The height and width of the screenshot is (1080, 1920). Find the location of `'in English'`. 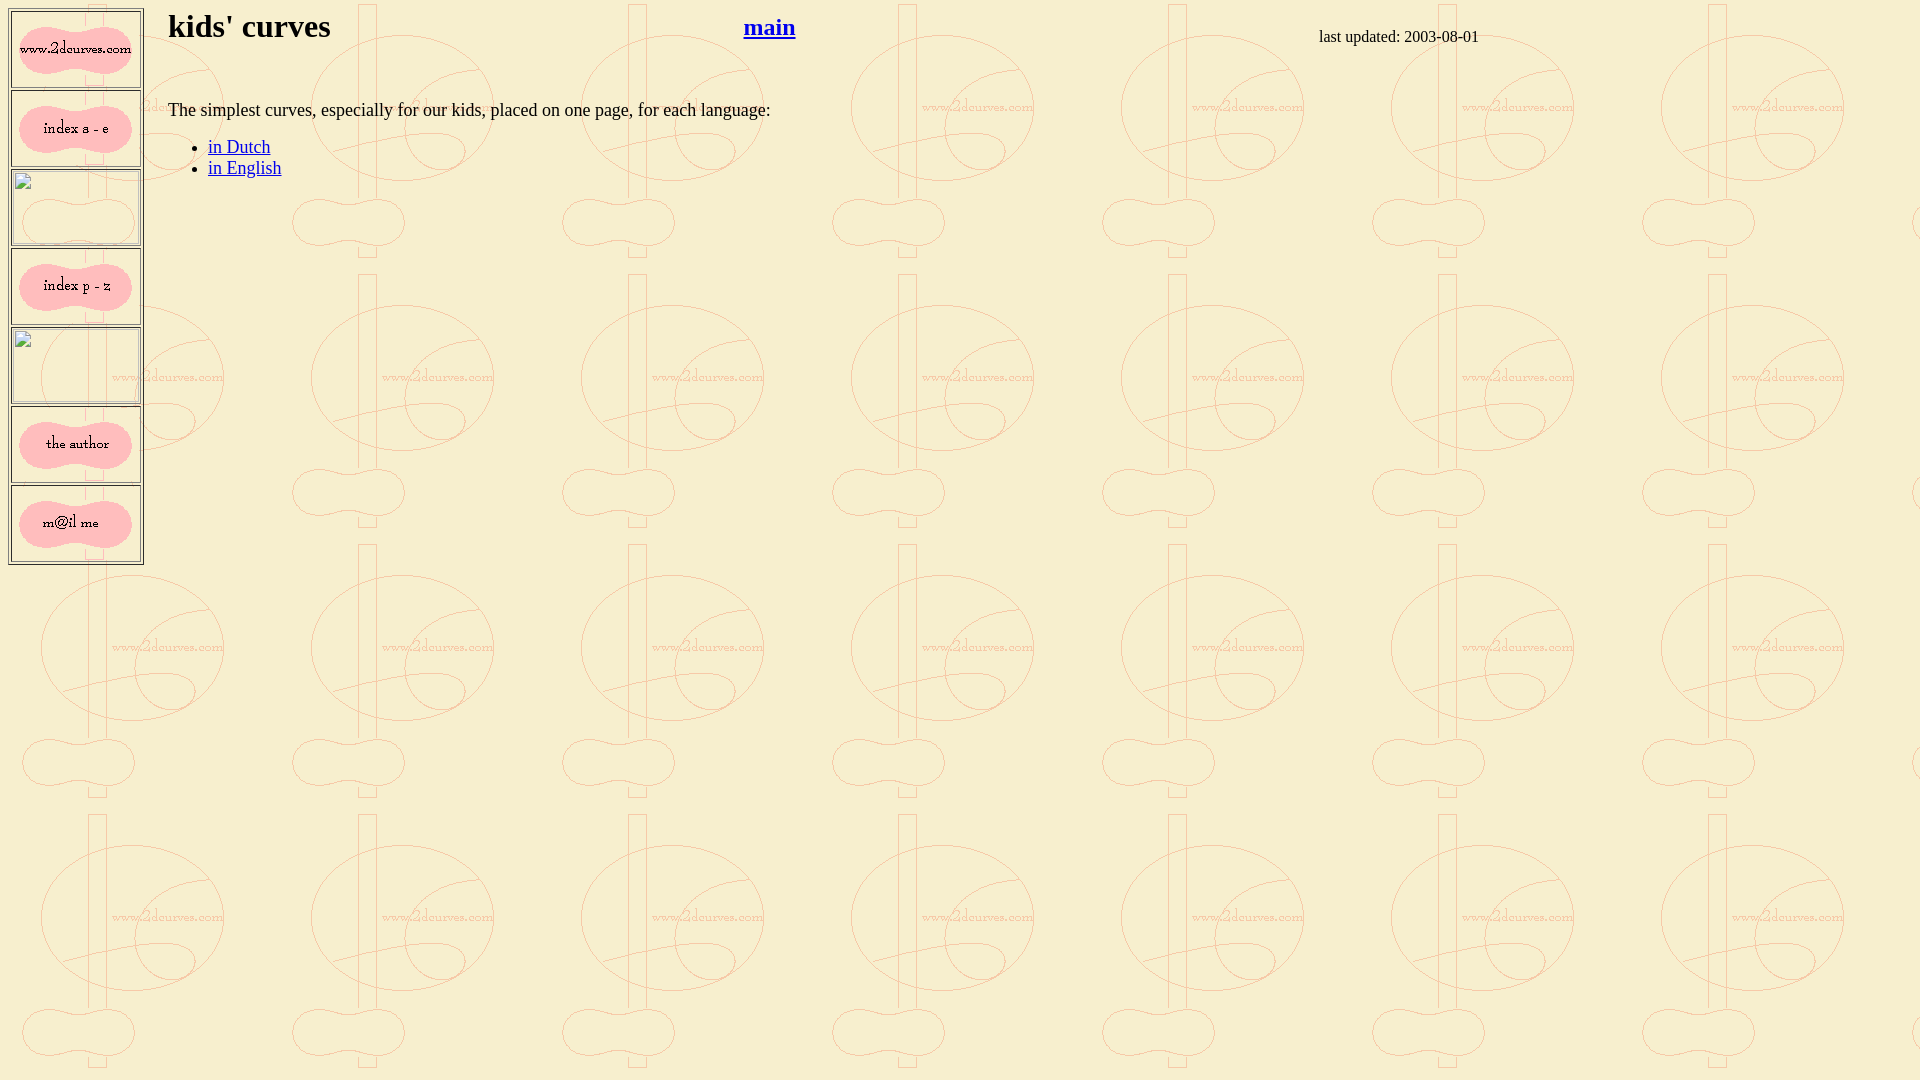

'in English' is located at coordinates (243, 167).